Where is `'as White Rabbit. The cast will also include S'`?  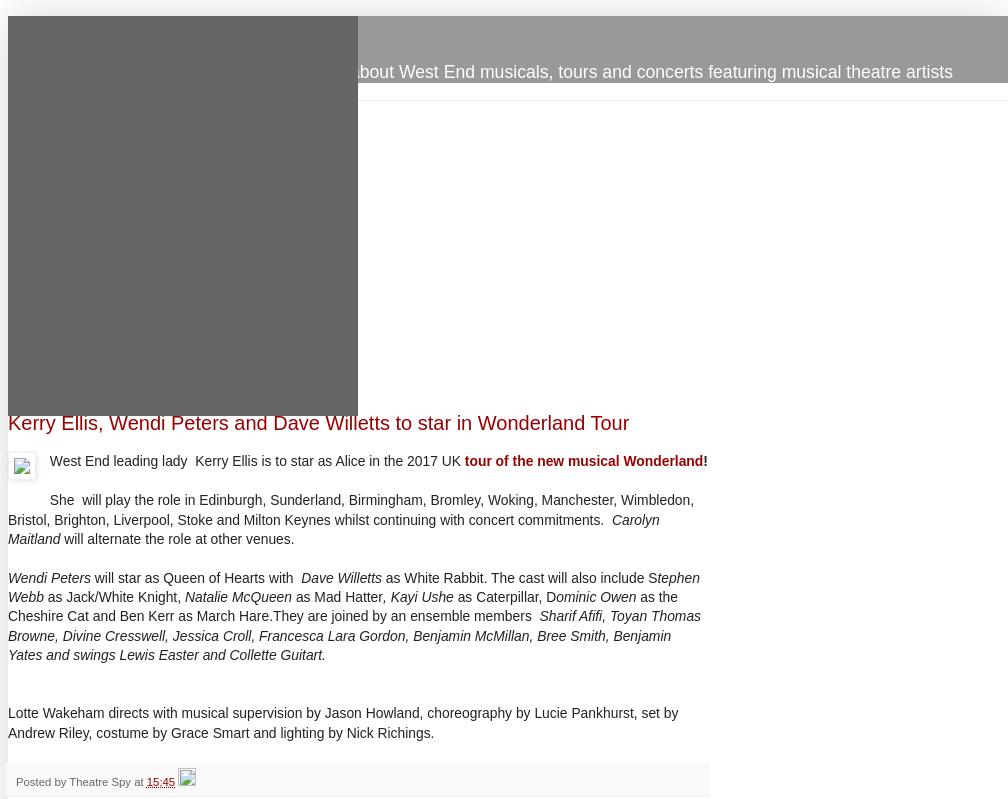
'as White Rabbit. The cast will also include S' is located at coordinates (519, 577).